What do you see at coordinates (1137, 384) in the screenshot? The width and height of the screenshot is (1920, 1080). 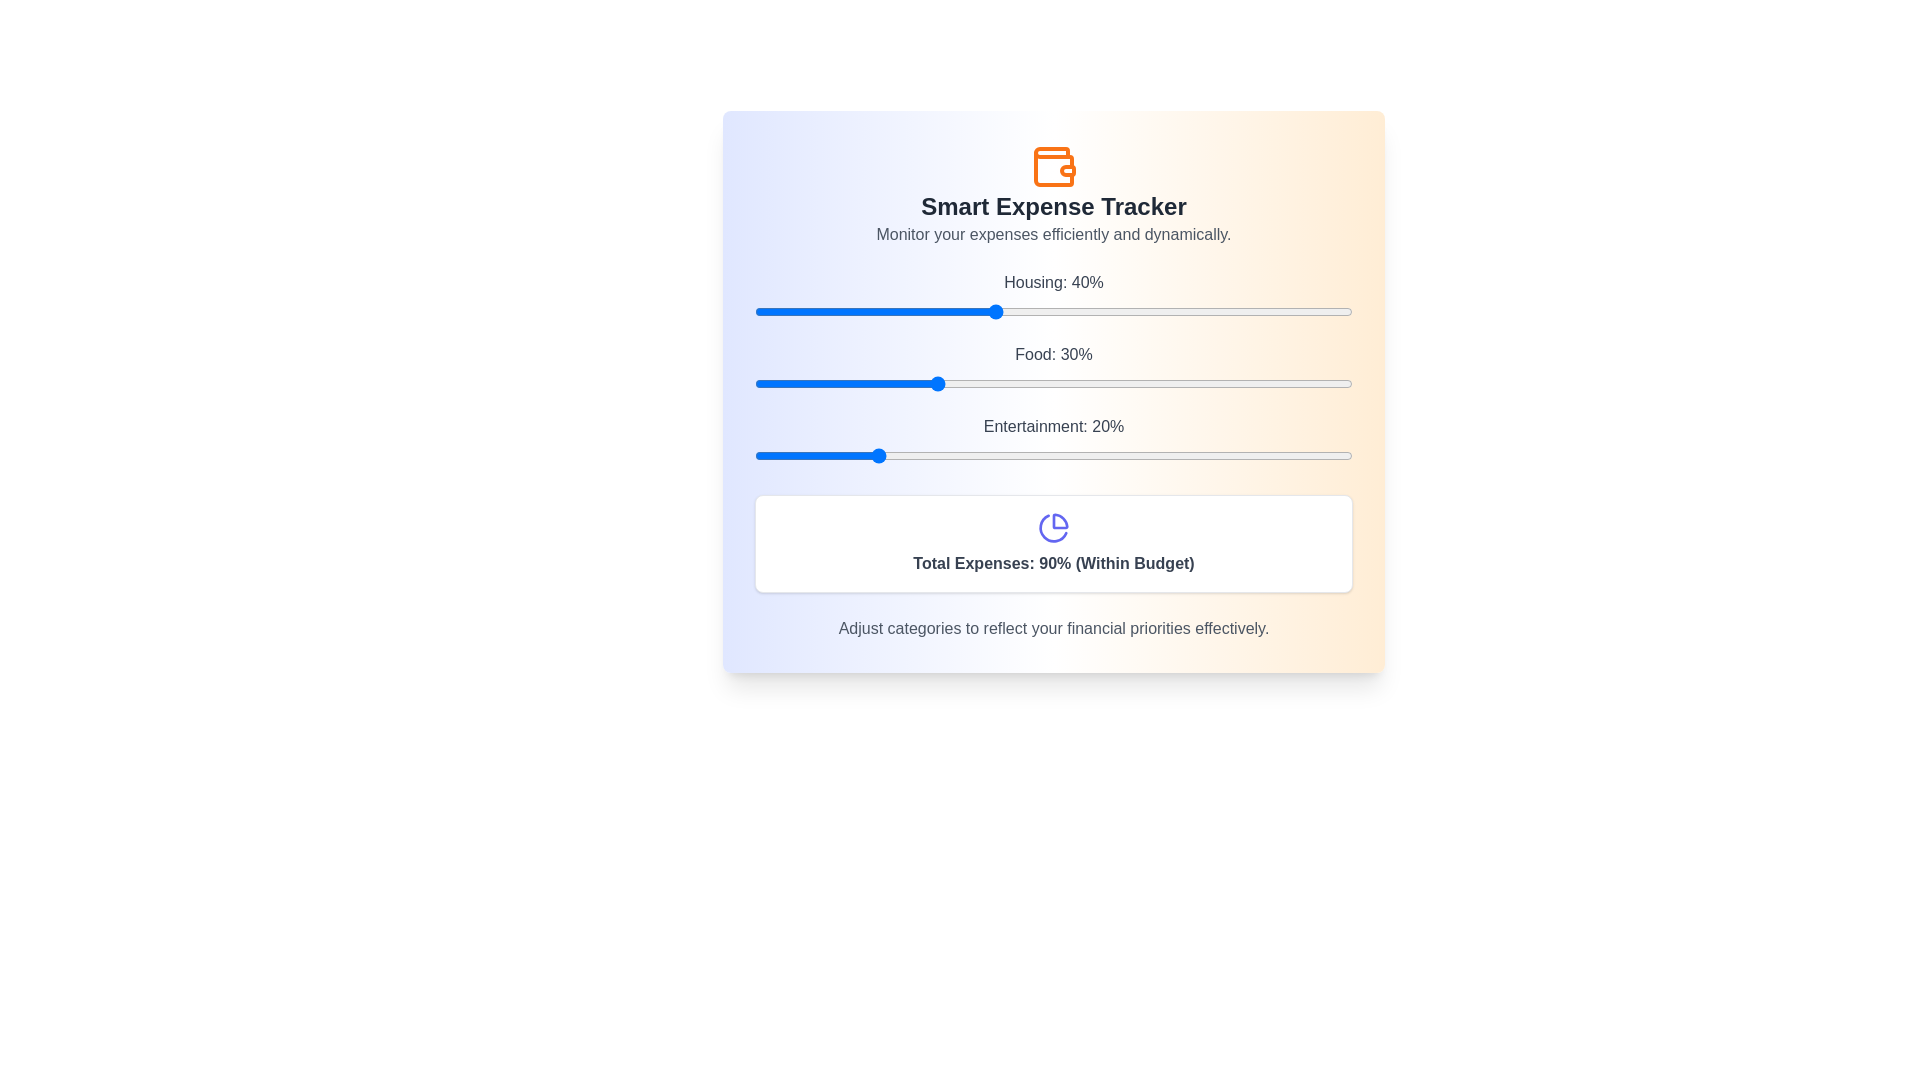 I see `the Food slider to set its value to 64%` at bounding box center [1137, 384].